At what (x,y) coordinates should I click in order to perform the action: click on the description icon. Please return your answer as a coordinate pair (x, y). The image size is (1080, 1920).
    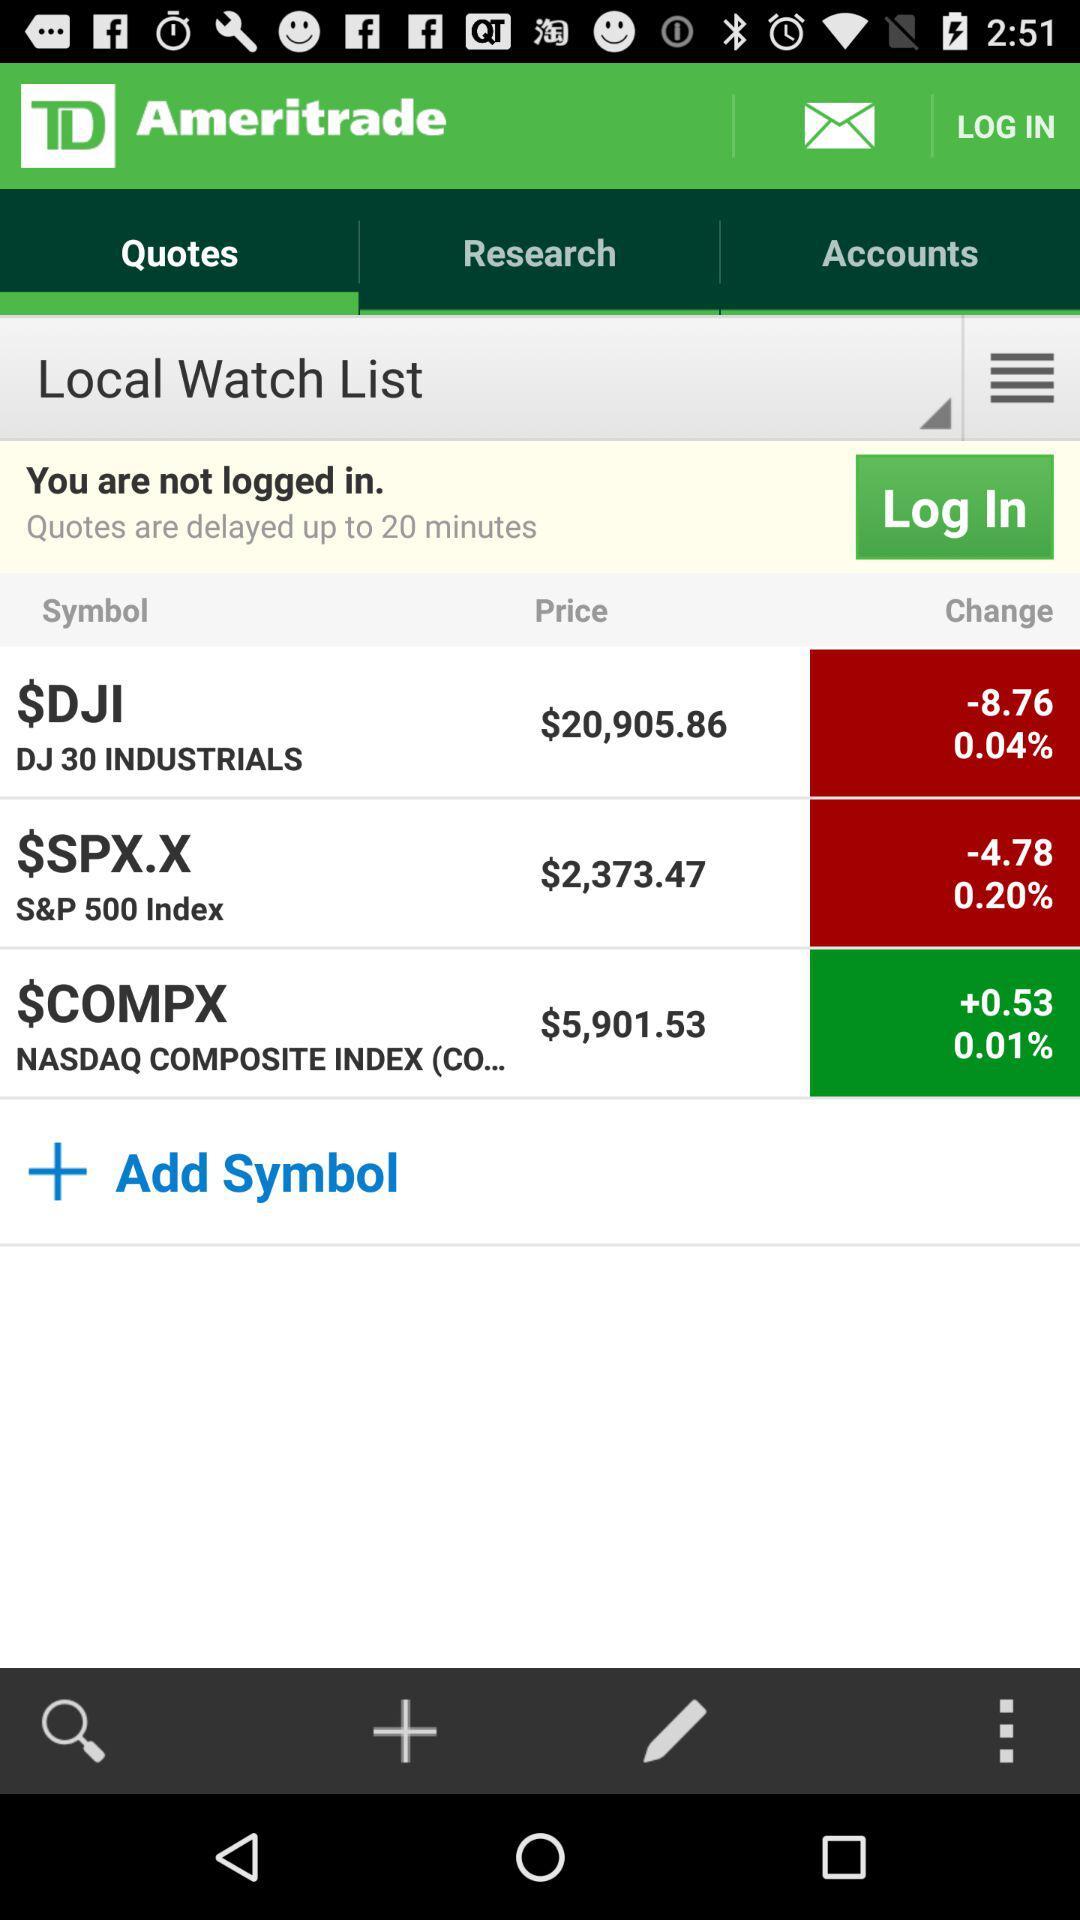
    Looking at the image, I should click on (1022, 403).